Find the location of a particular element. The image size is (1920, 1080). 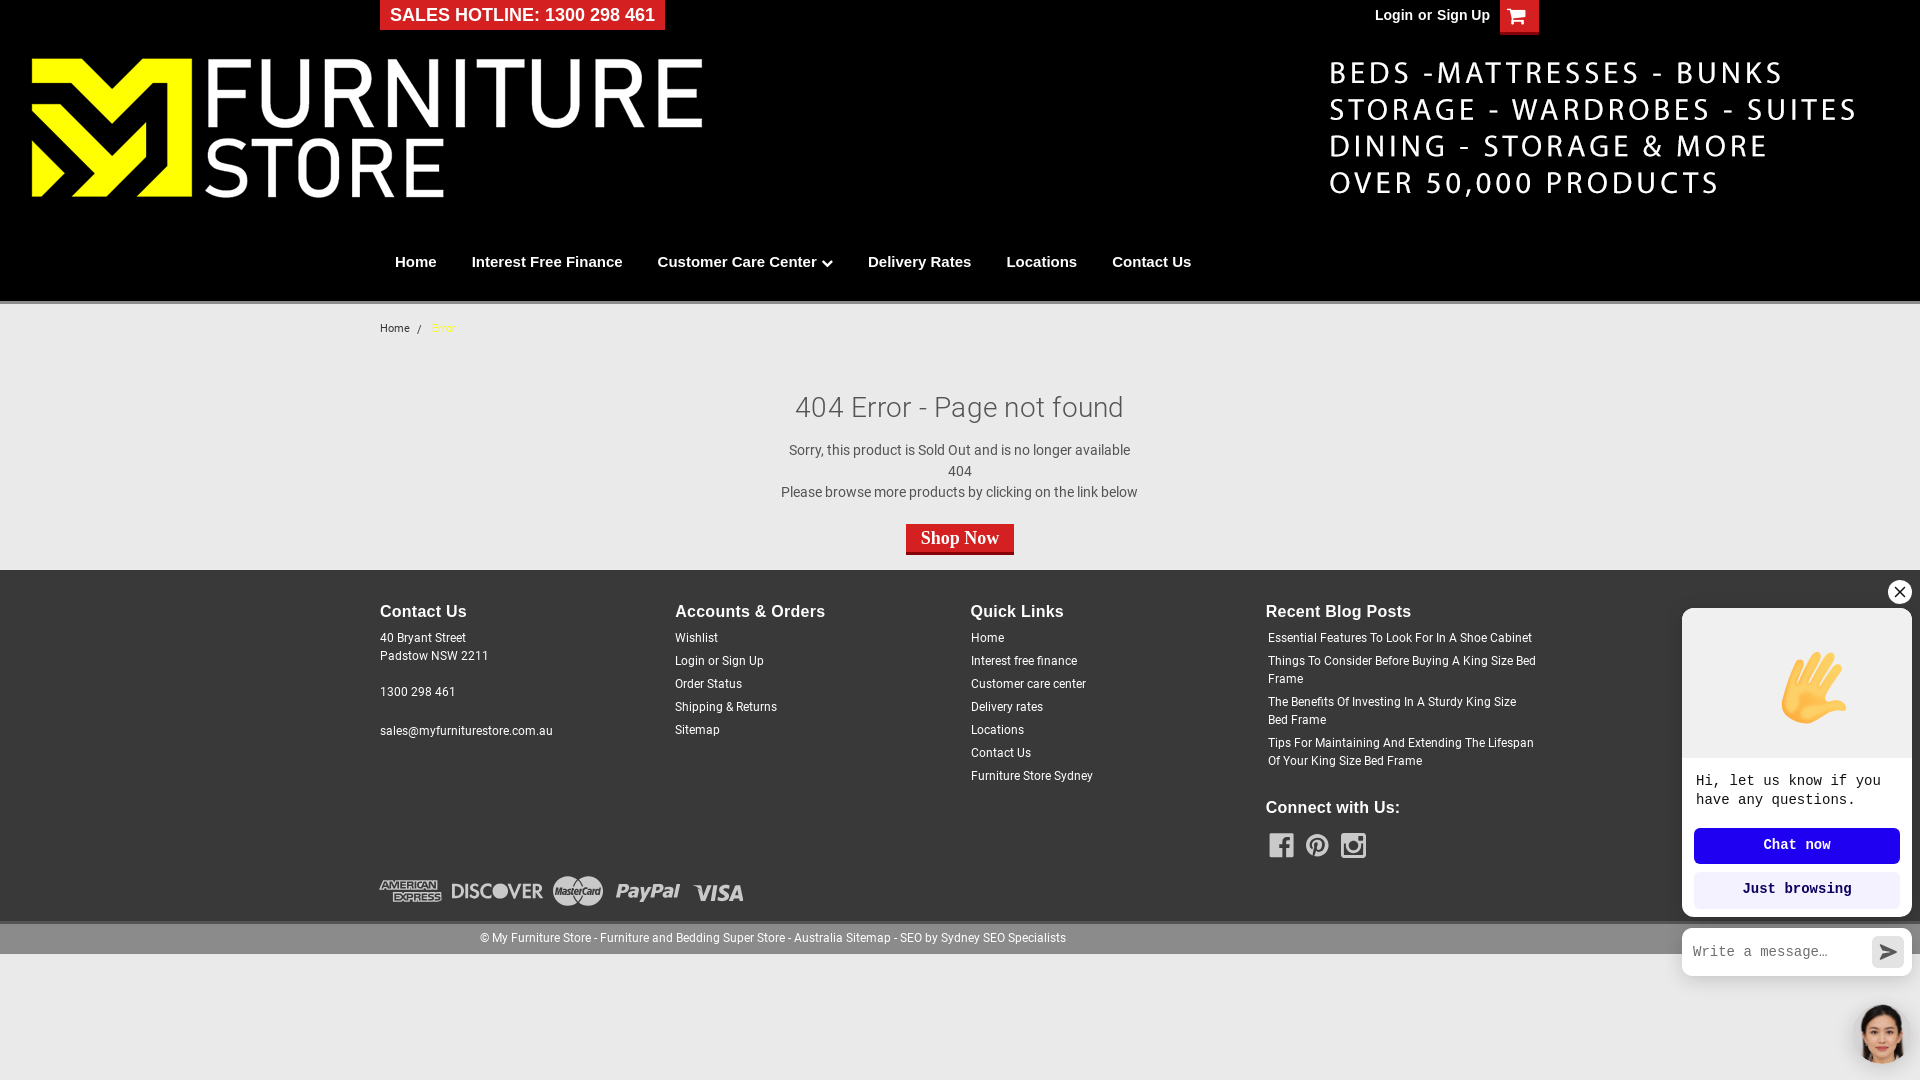

'Error' is located at coordinates (443, 327).